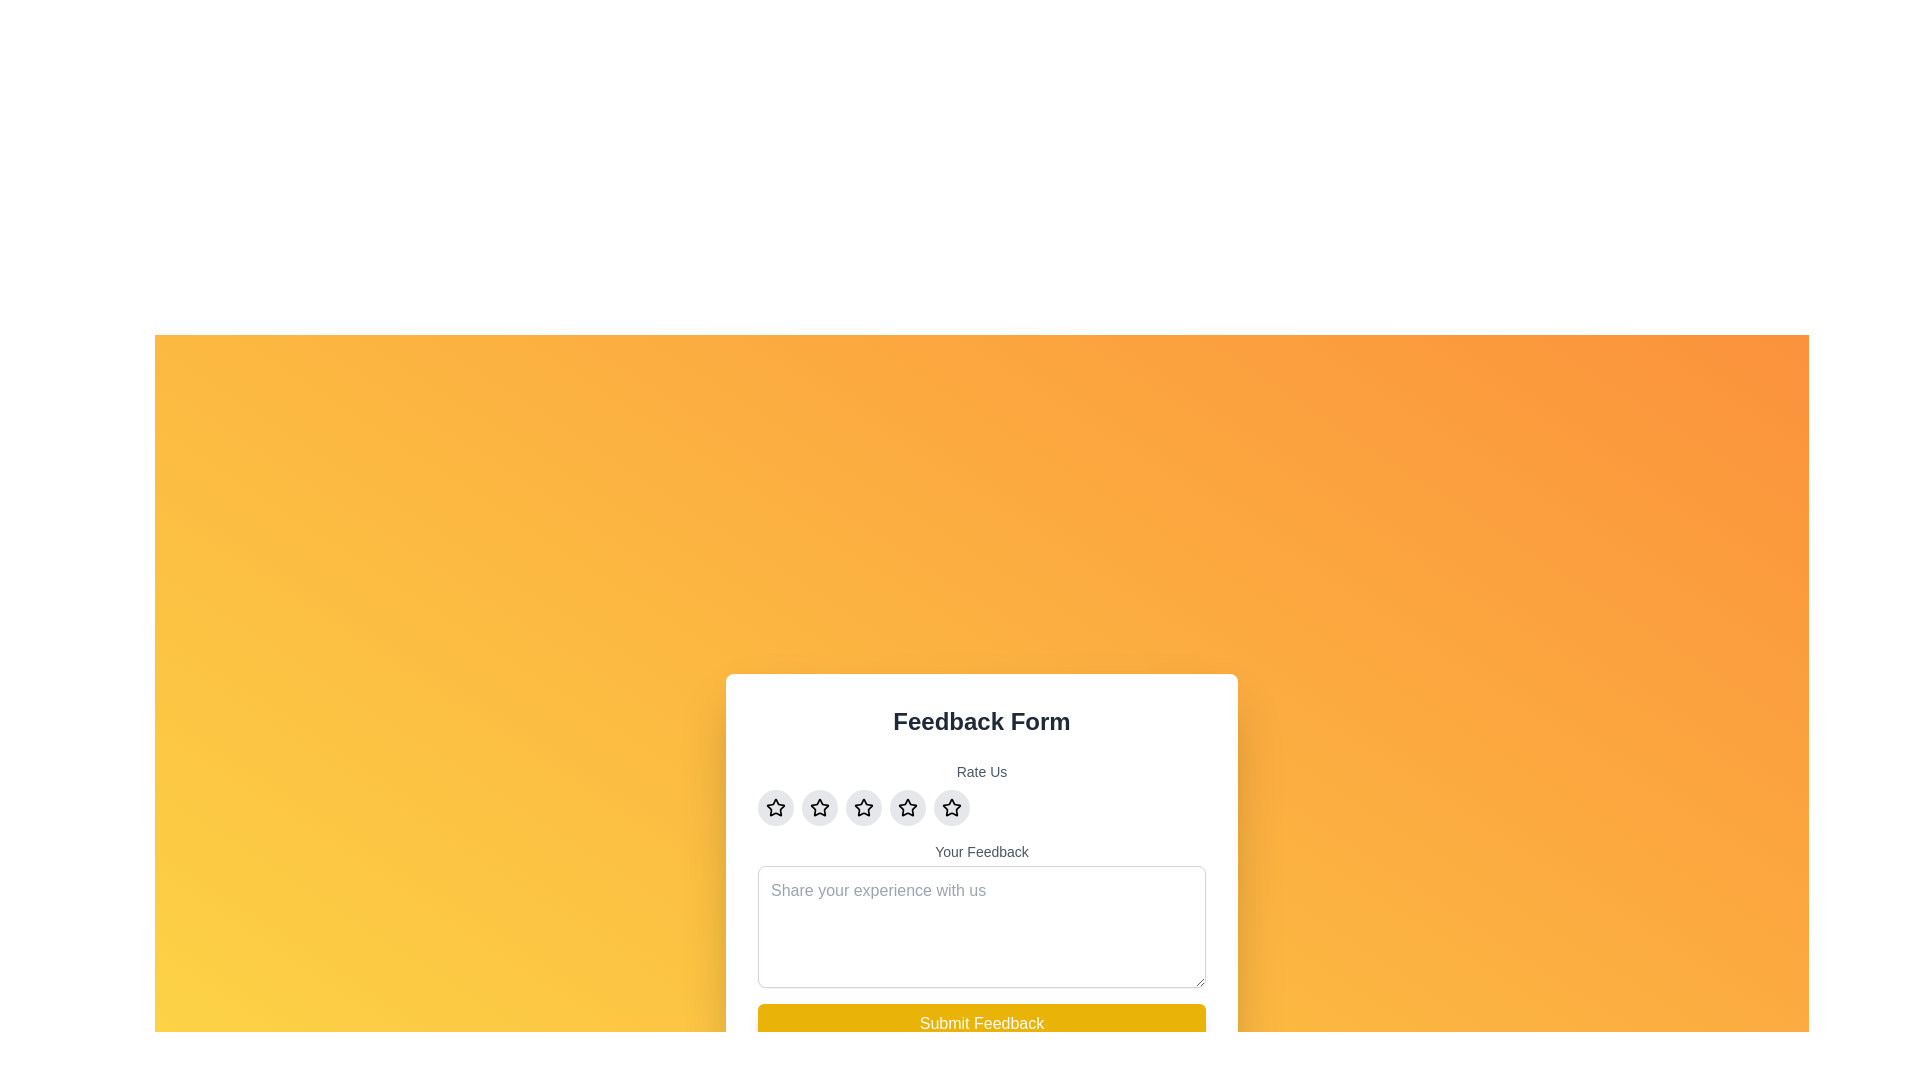 Image resolution: width=1920 pixels, height=1080 pixels. I want to click on the fourth star icon in the rating system located below the 'Rate Us' text in the feedback form interface, so click(950, 806).